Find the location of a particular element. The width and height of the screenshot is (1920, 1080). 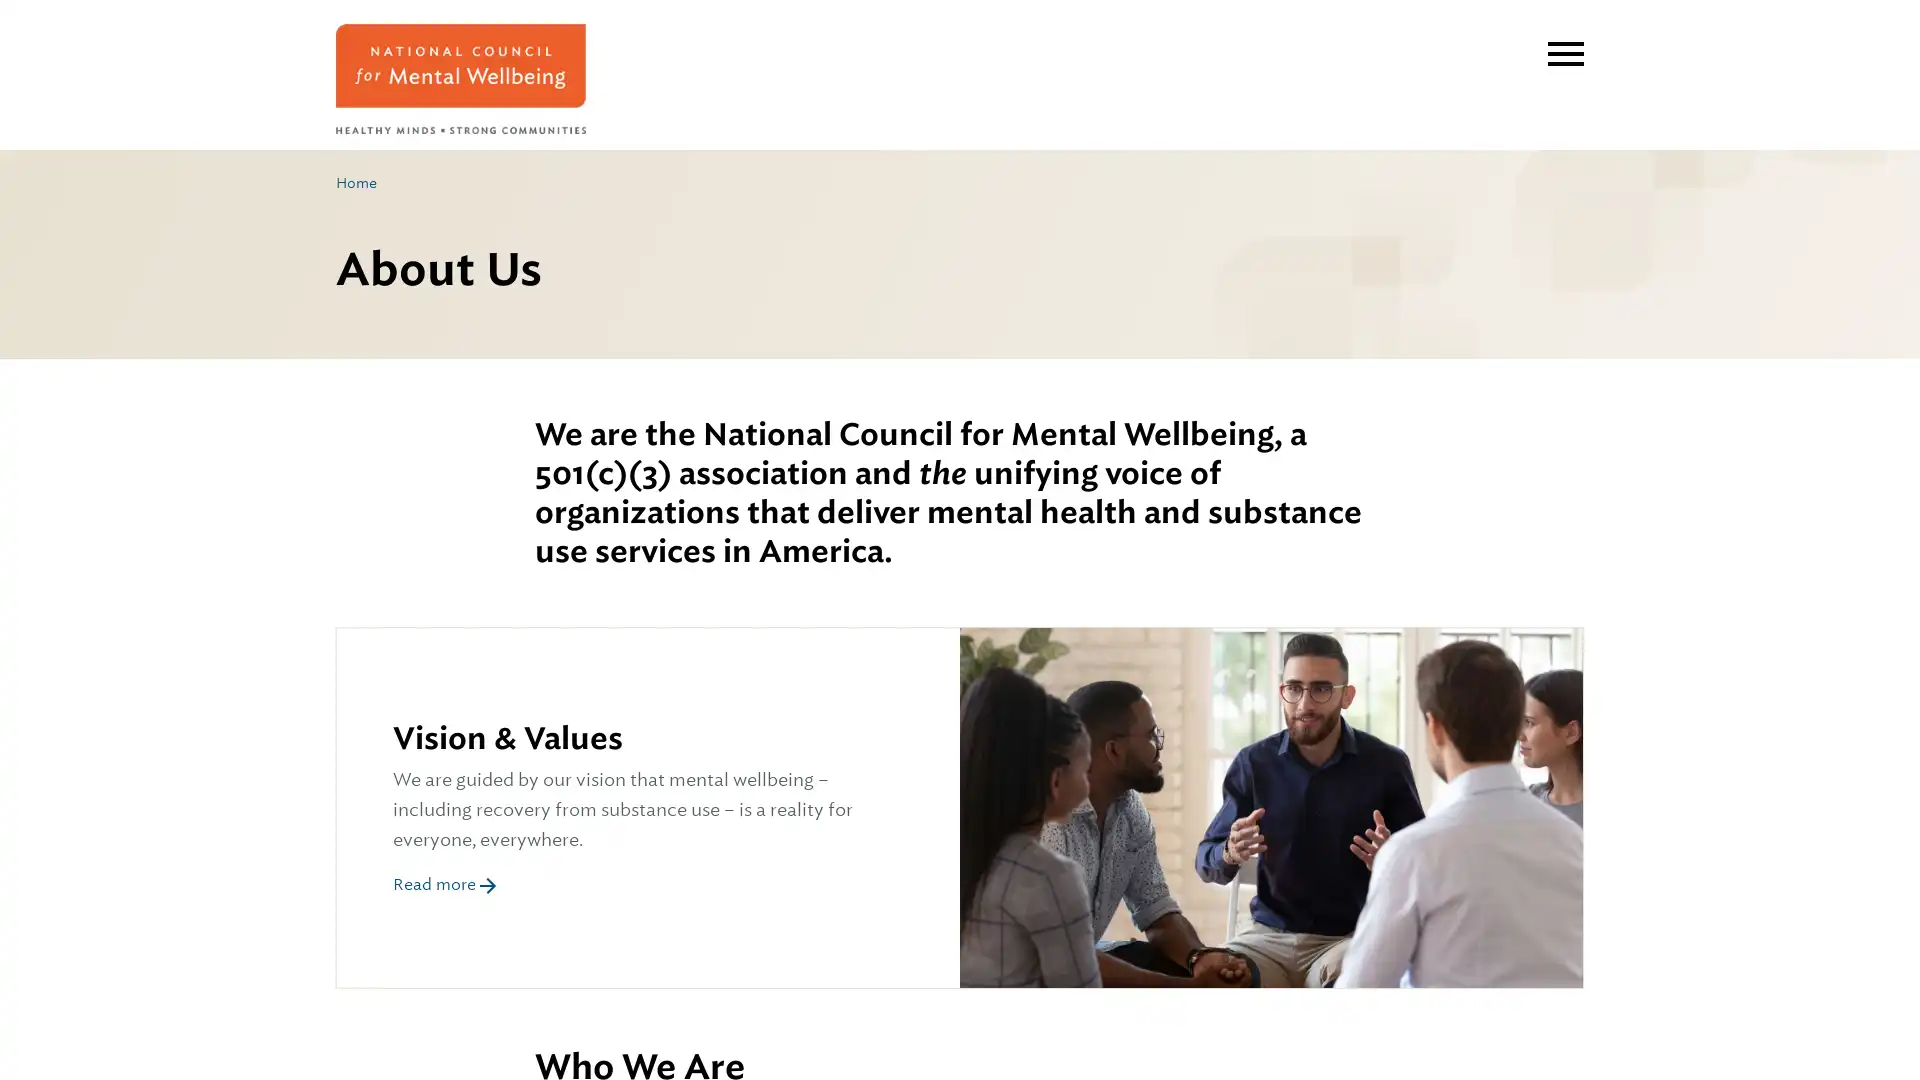

Search is located at coordinates (1537, 37).